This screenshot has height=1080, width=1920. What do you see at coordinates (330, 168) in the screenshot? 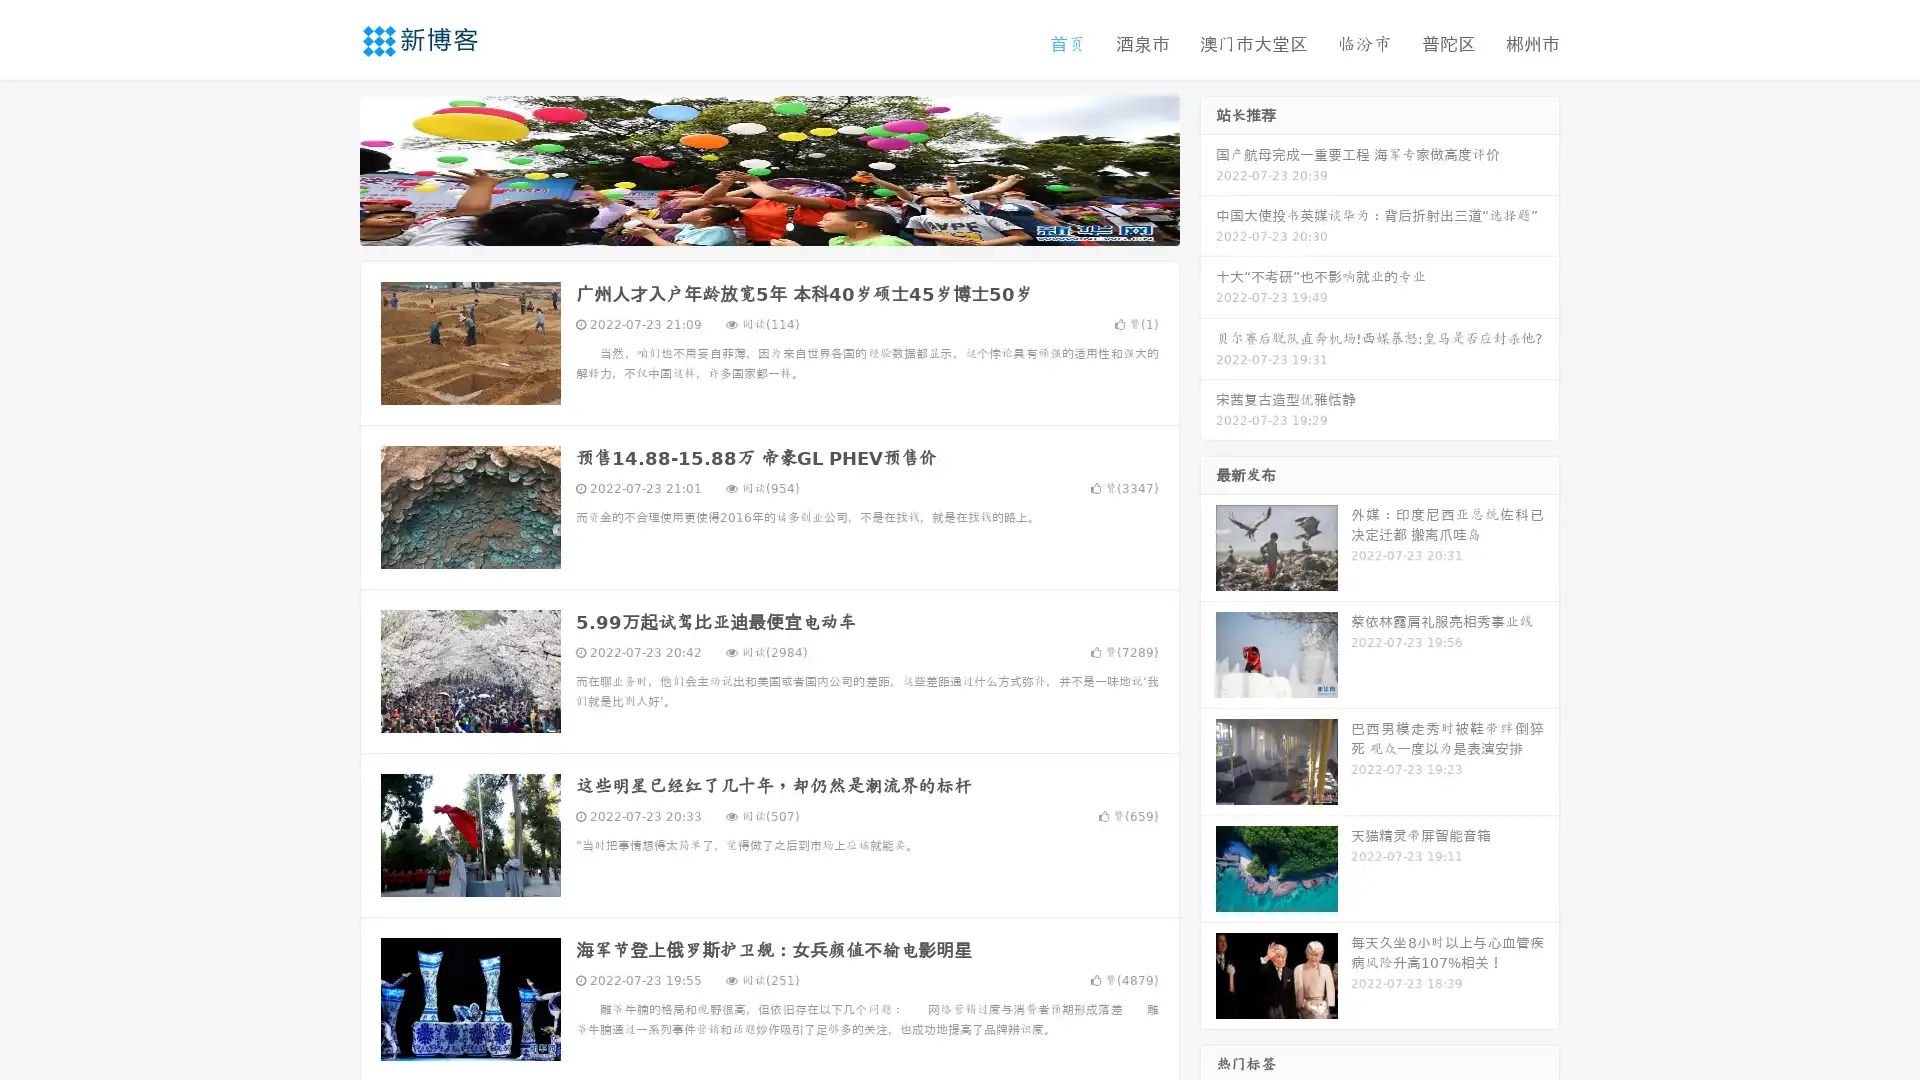
I see `Previous slide` at bounding box center [330, 168].